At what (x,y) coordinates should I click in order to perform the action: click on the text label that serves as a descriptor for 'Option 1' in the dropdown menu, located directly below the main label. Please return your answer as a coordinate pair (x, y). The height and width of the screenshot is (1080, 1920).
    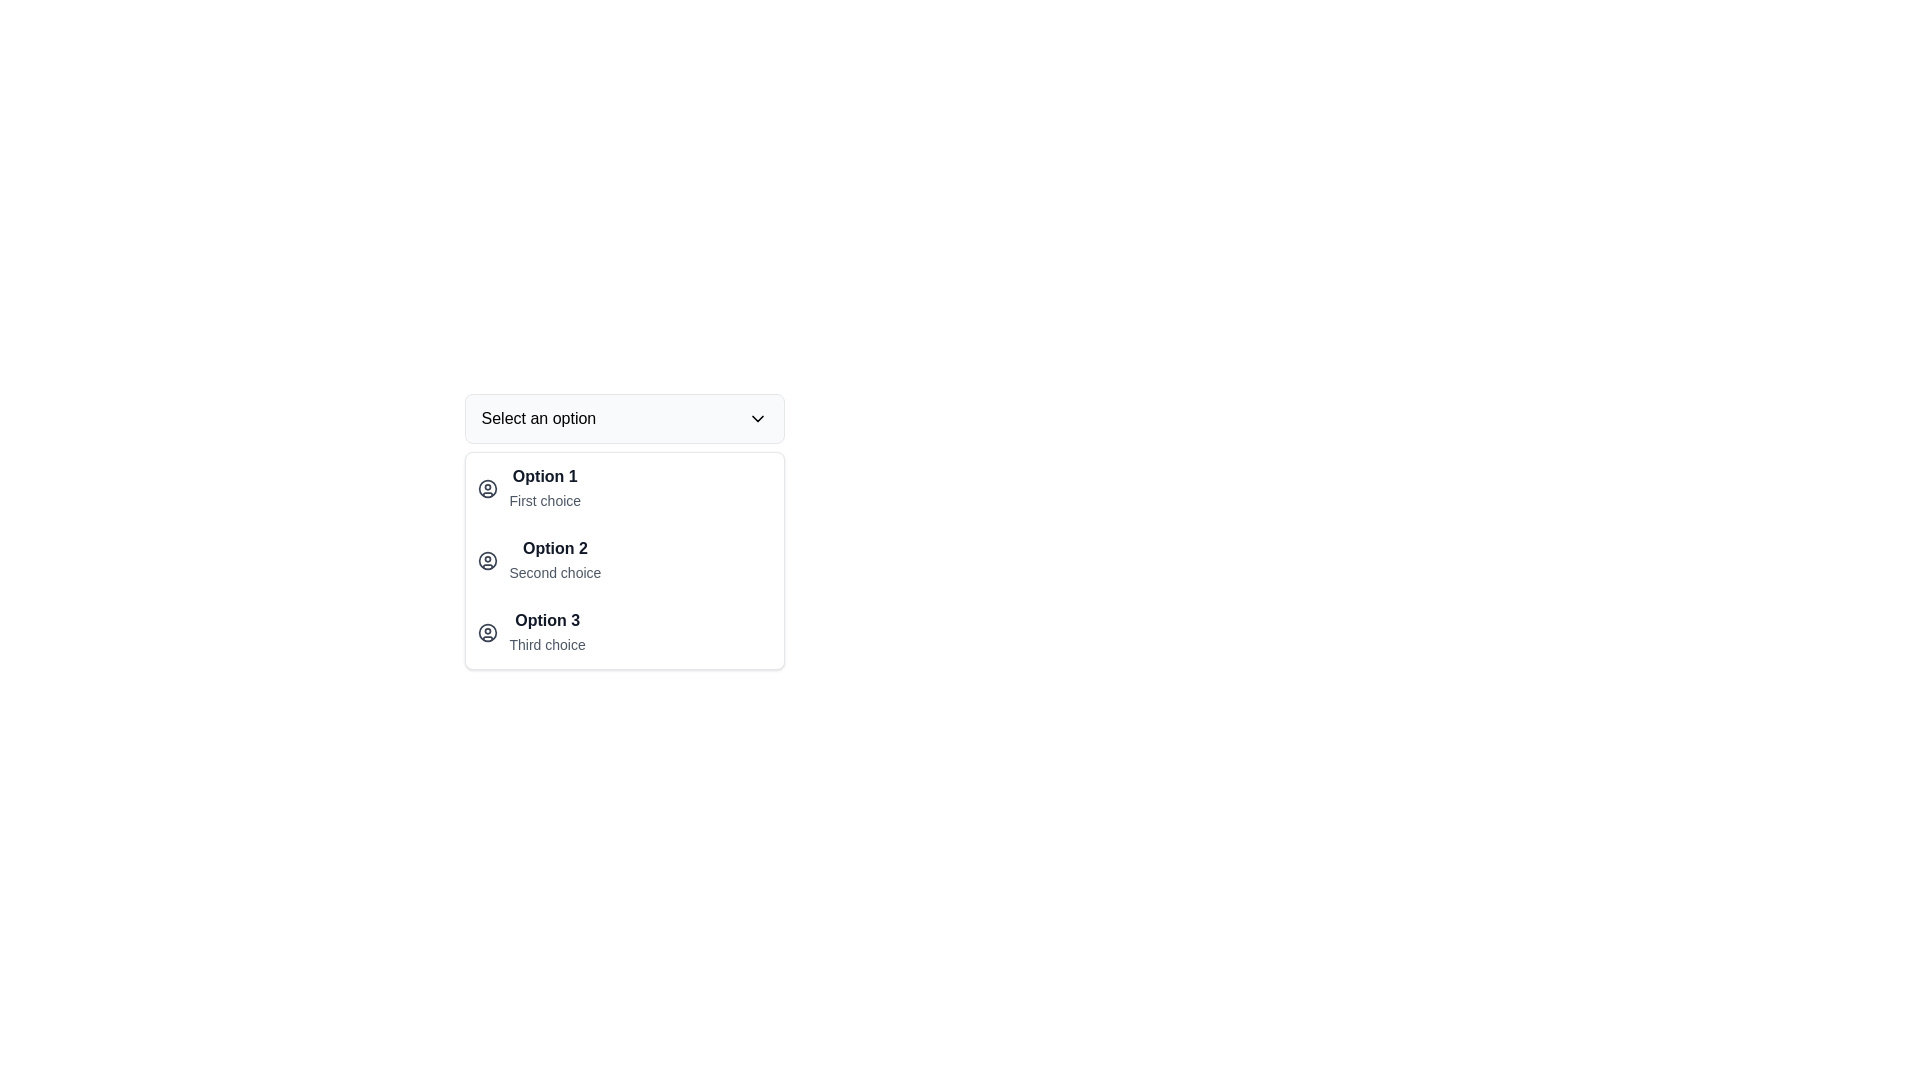
    Looking at the image, I should click on (545, 500).